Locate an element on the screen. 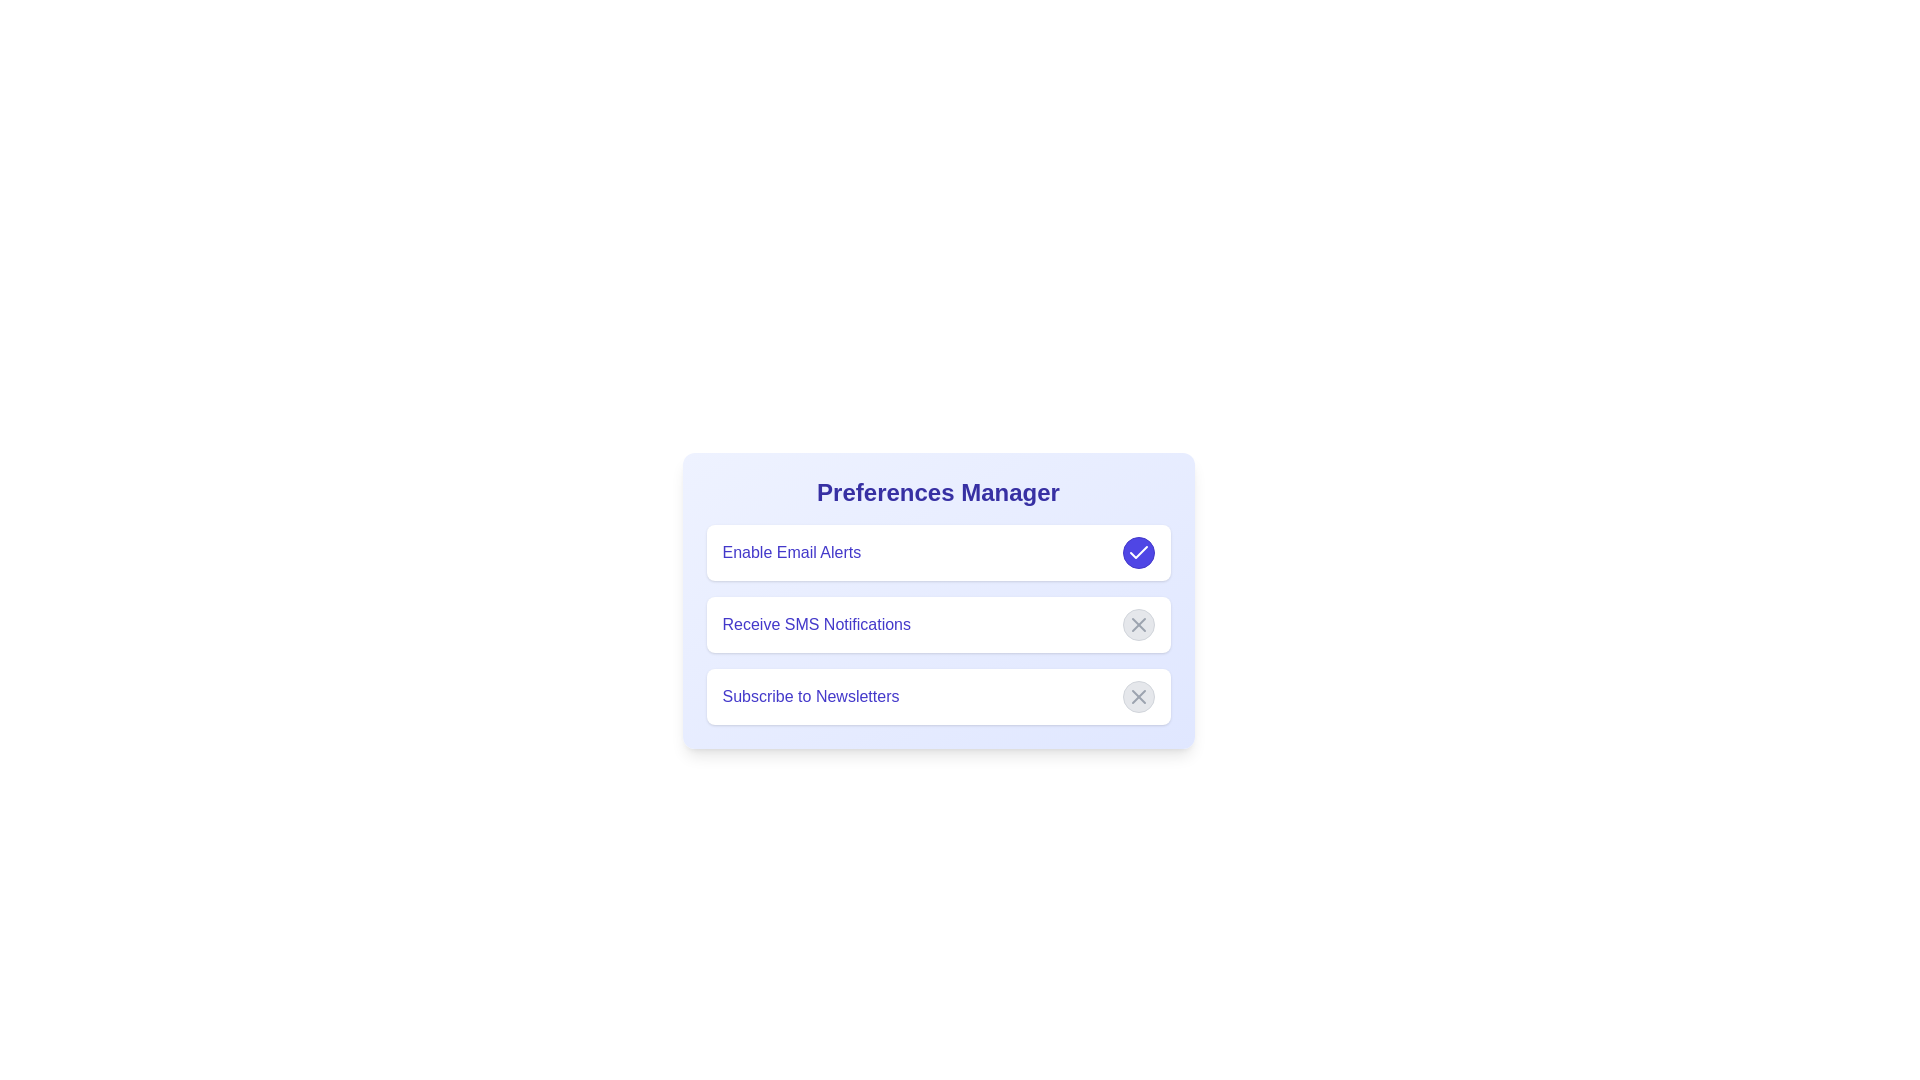 Image resolution: width=1920 pixels, height=1080 pixels. the icon inside the oval-shaped button for 'Receive SMS Notifications' to signify an action such as disabling or closing is located at coordinates (1138, 696).